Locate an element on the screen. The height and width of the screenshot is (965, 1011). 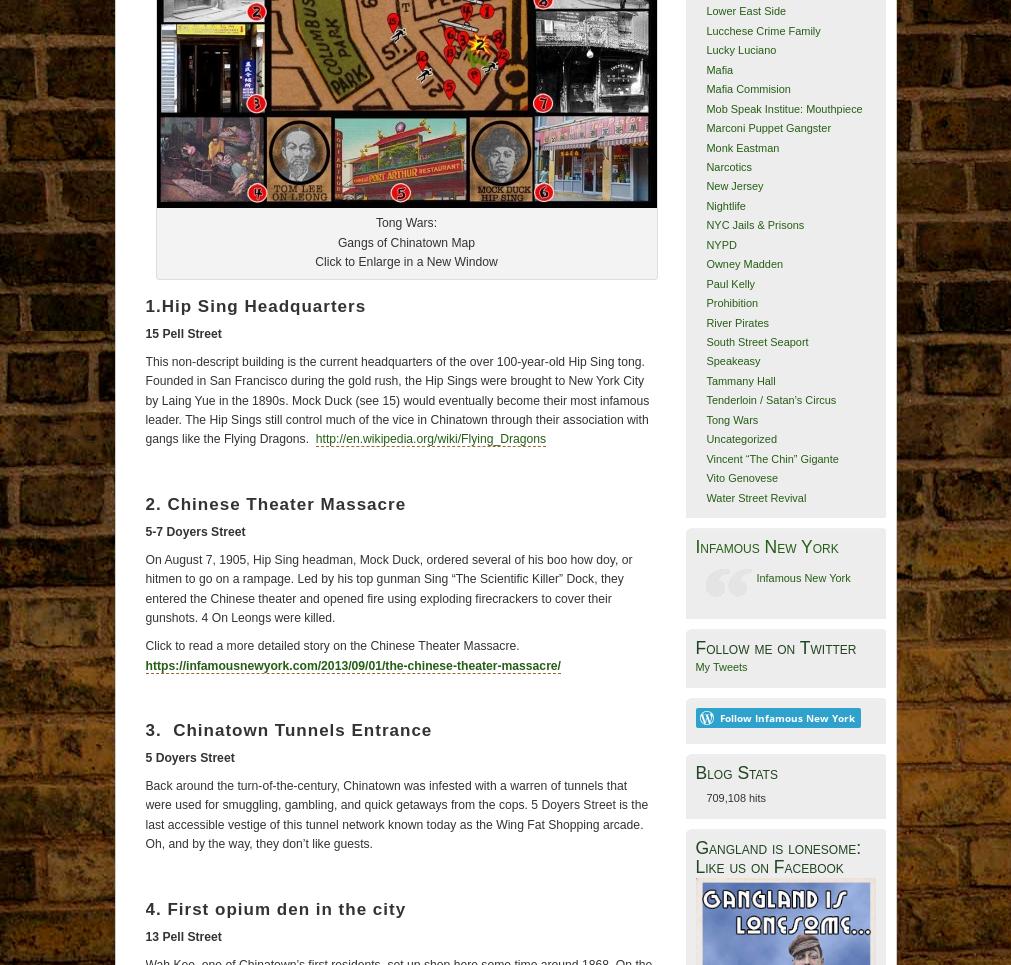
'Monk Eastman' is located at coordinates (704, 146).